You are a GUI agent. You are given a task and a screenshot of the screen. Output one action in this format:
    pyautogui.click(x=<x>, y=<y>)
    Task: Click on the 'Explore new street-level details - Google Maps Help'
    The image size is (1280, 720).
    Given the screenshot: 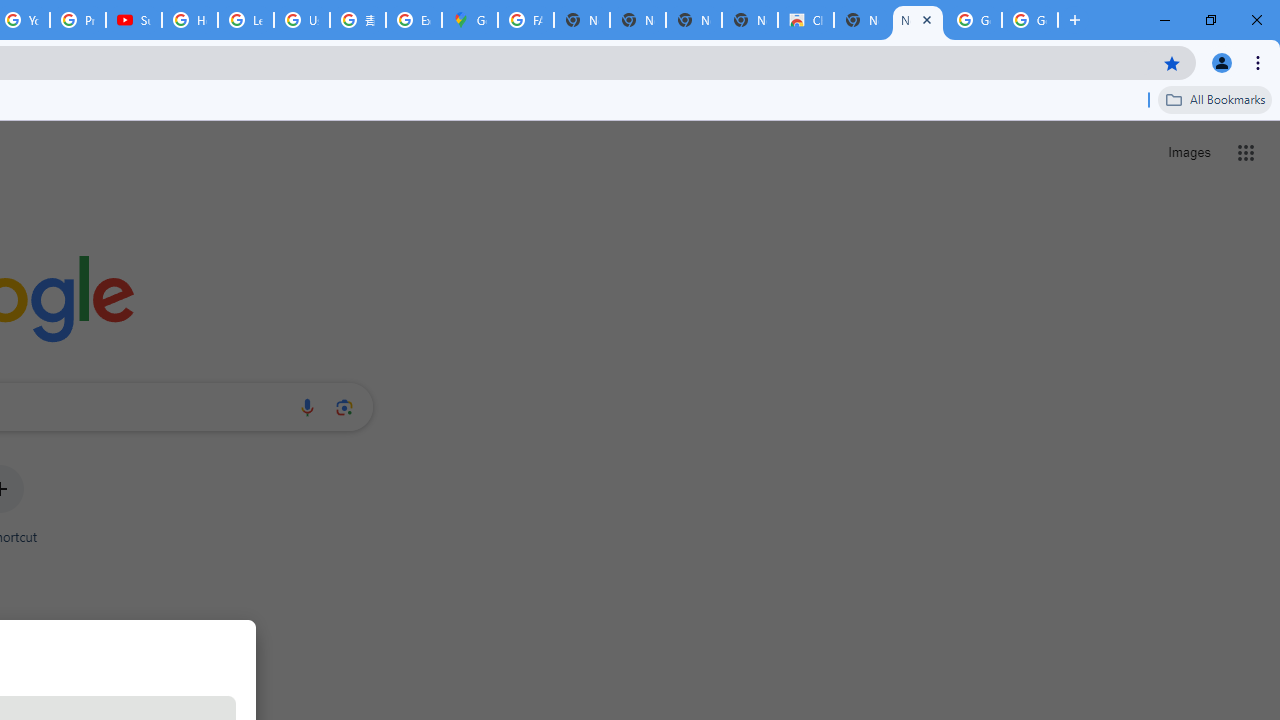 What is the action you would take?
    pyautogui.click(x=413, y=20)
    